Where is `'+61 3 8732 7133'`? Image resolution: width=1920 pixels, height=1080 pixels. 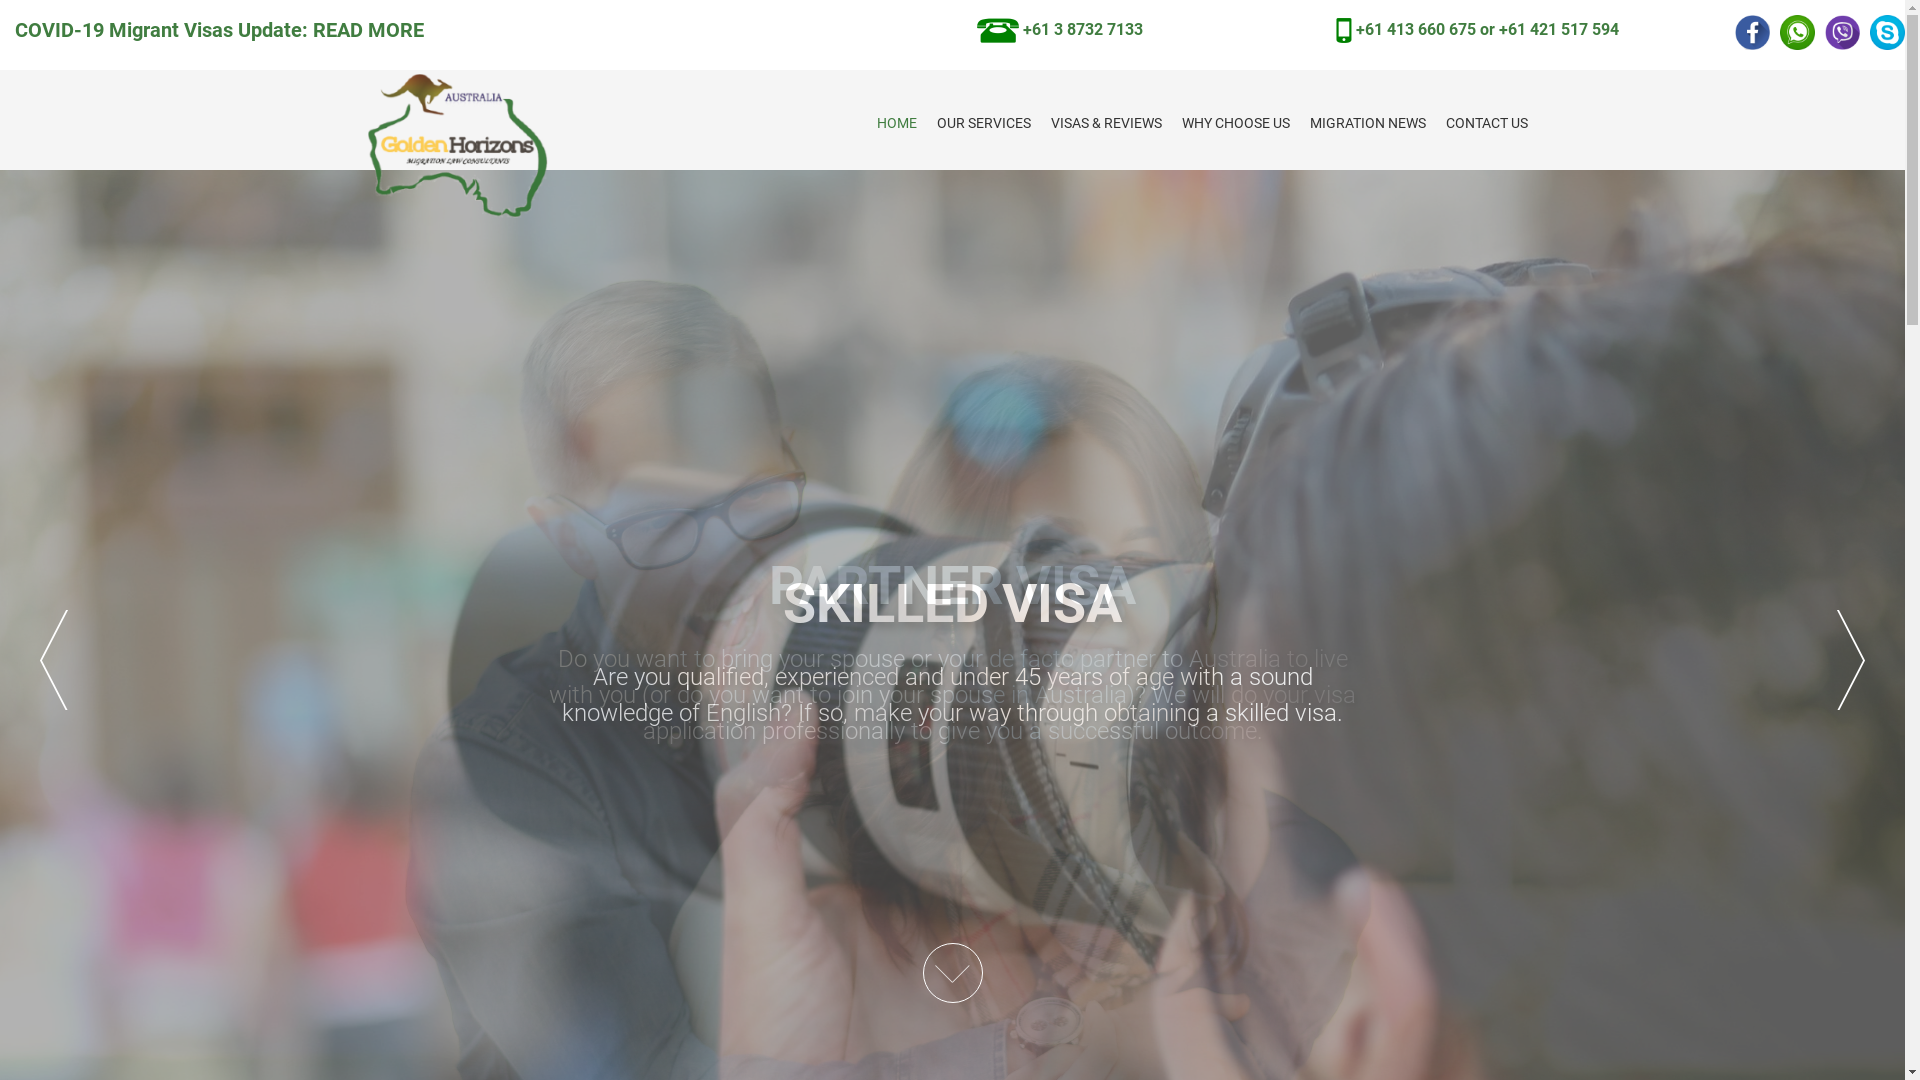 '+61 3 8732 7133' is located at coordinates (1059, 29).